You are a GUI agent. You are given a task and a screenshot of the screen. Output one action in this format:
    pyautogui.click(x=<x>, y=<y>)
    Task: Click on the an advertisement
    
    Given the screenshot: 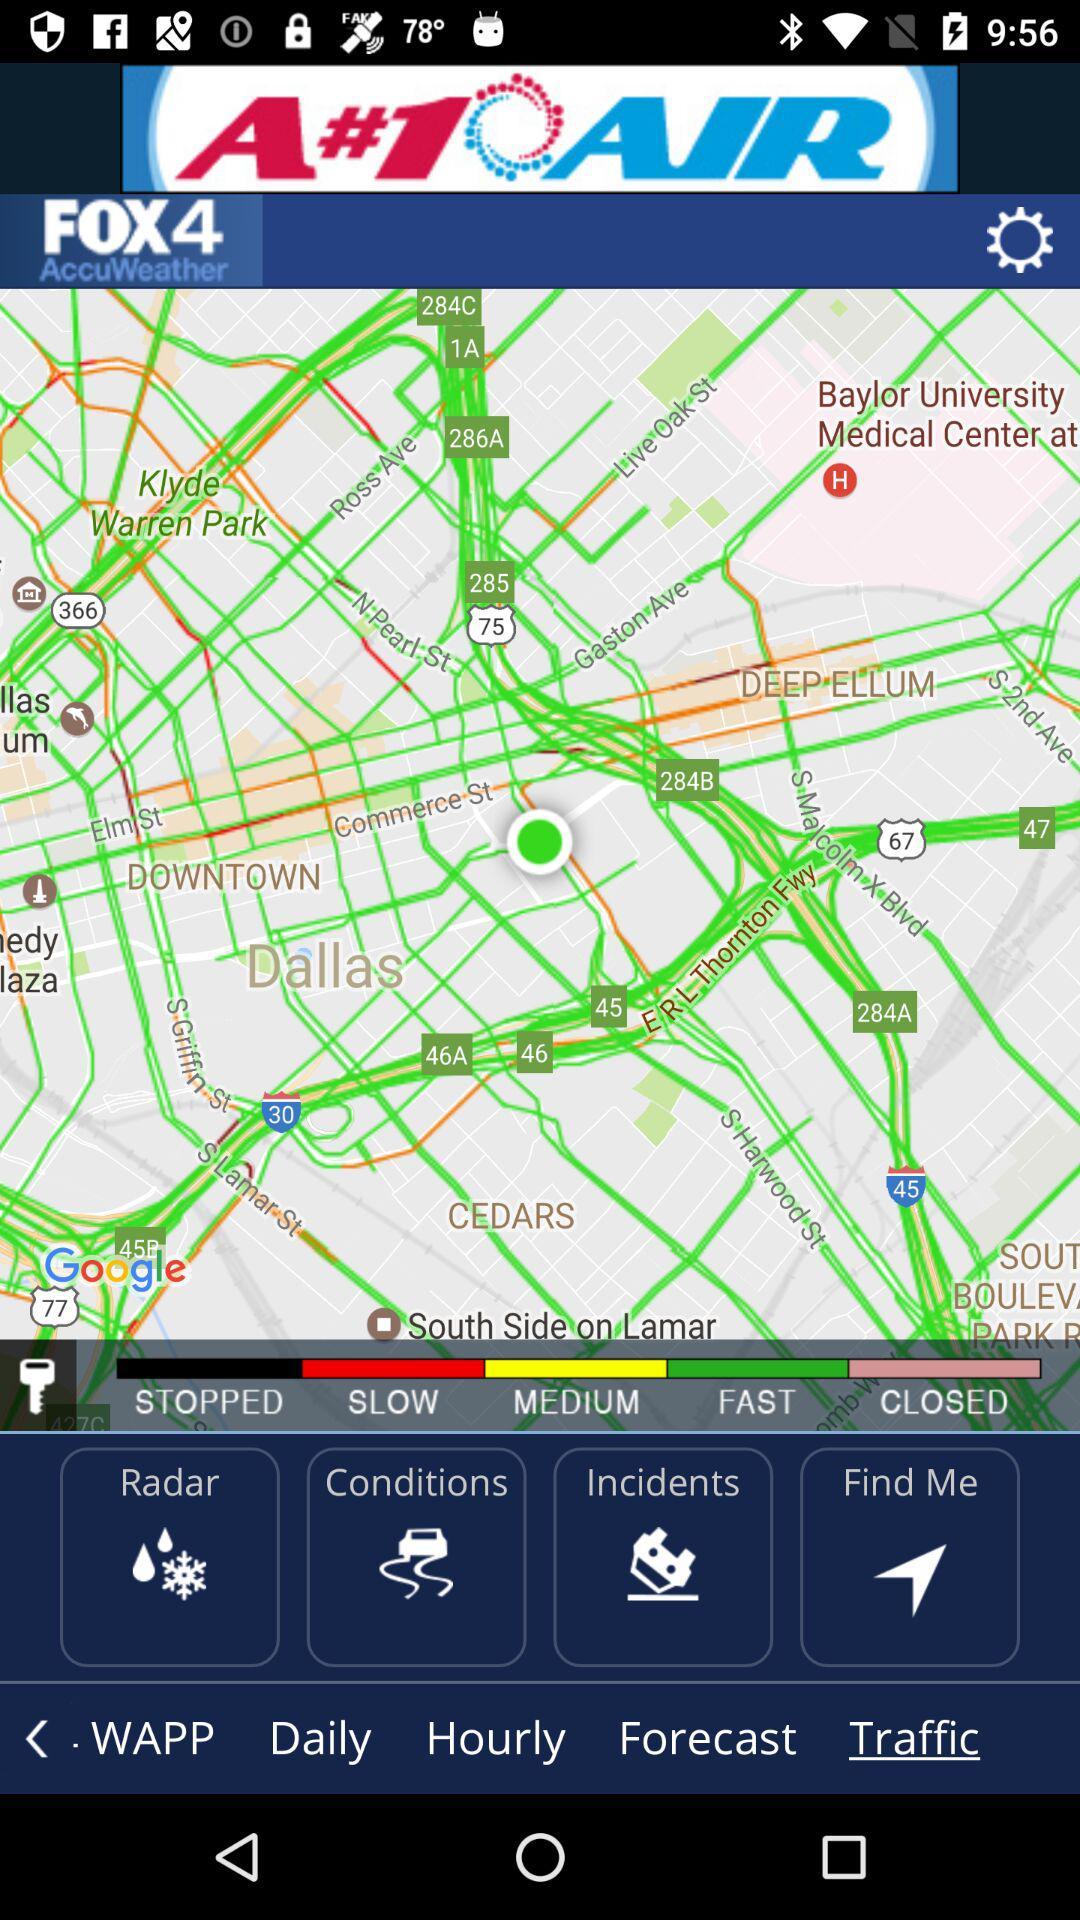 What is the action you would take?
    pyautogui.click(x=540, y=127)
    